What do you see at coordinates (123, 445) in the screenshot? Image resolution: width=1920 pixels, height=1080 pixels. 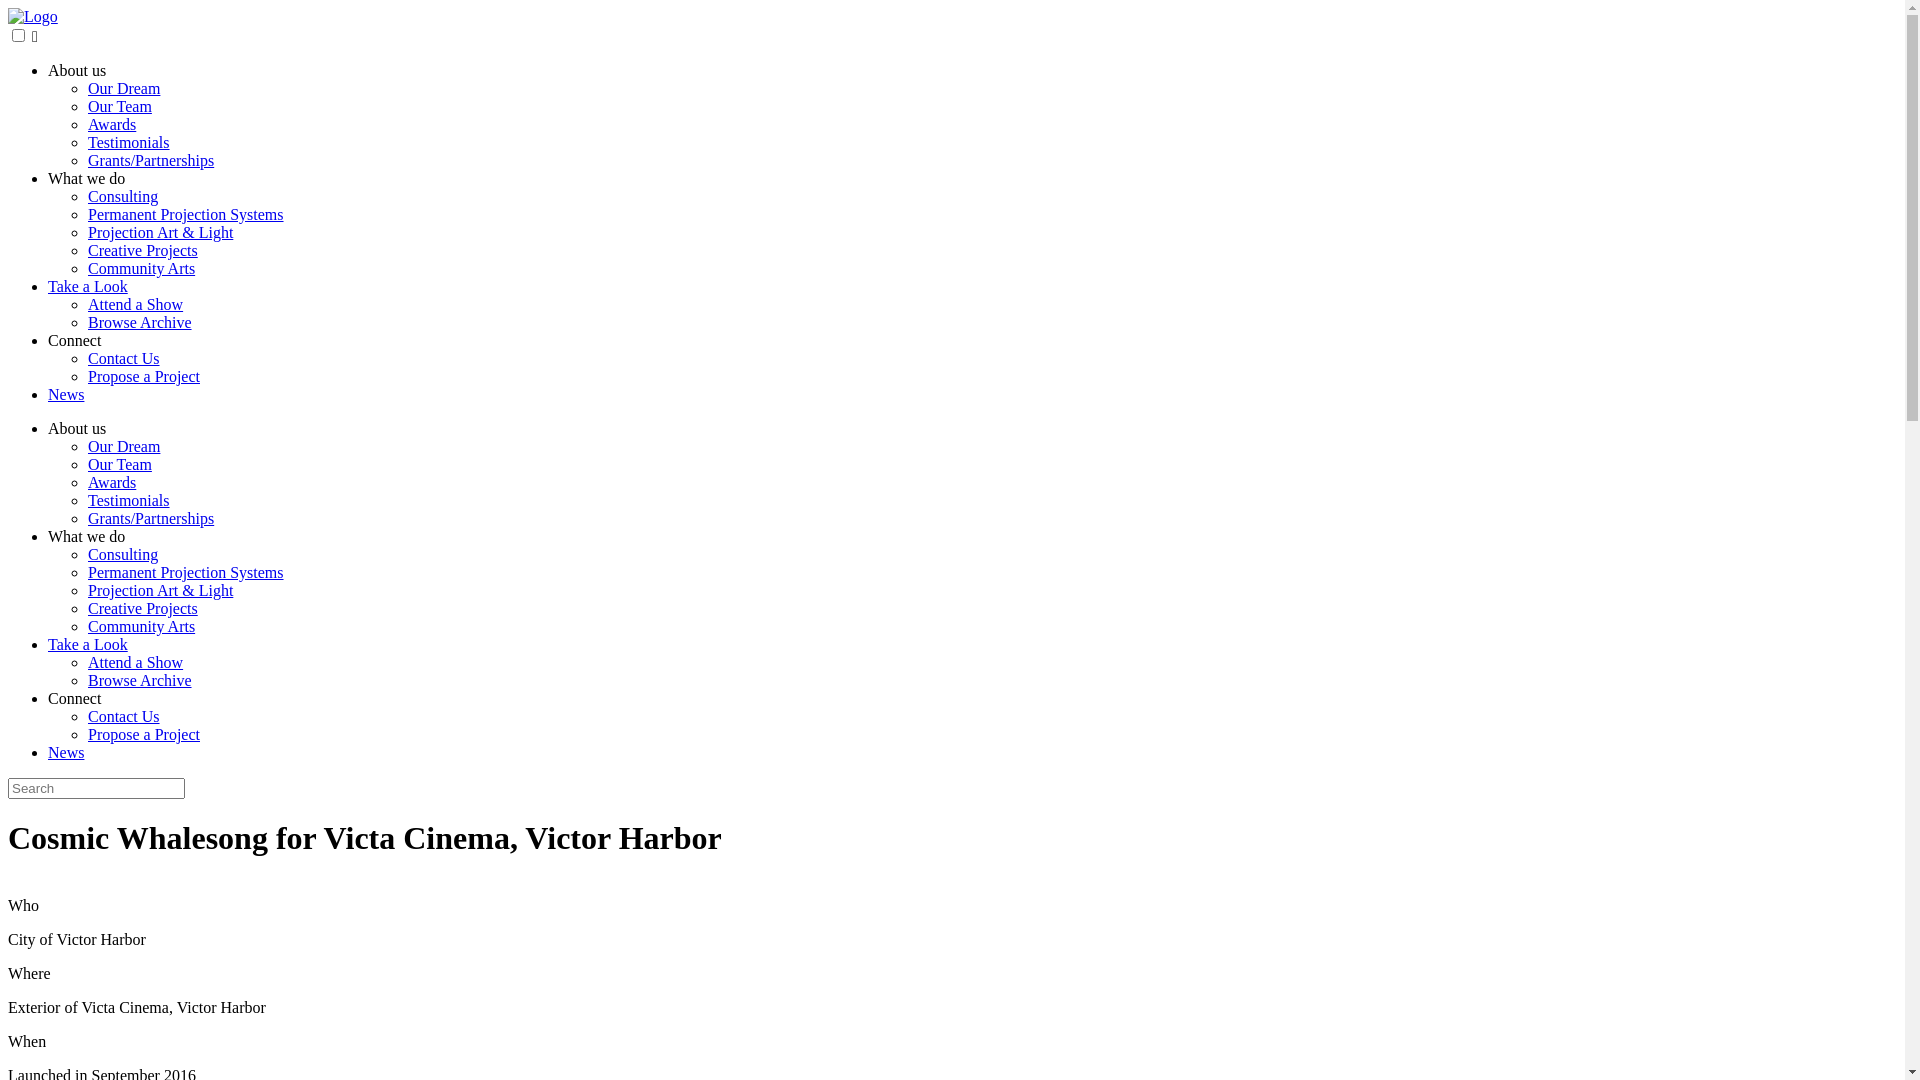 I see `'Our Dream'` at bounding box center [123, 445].